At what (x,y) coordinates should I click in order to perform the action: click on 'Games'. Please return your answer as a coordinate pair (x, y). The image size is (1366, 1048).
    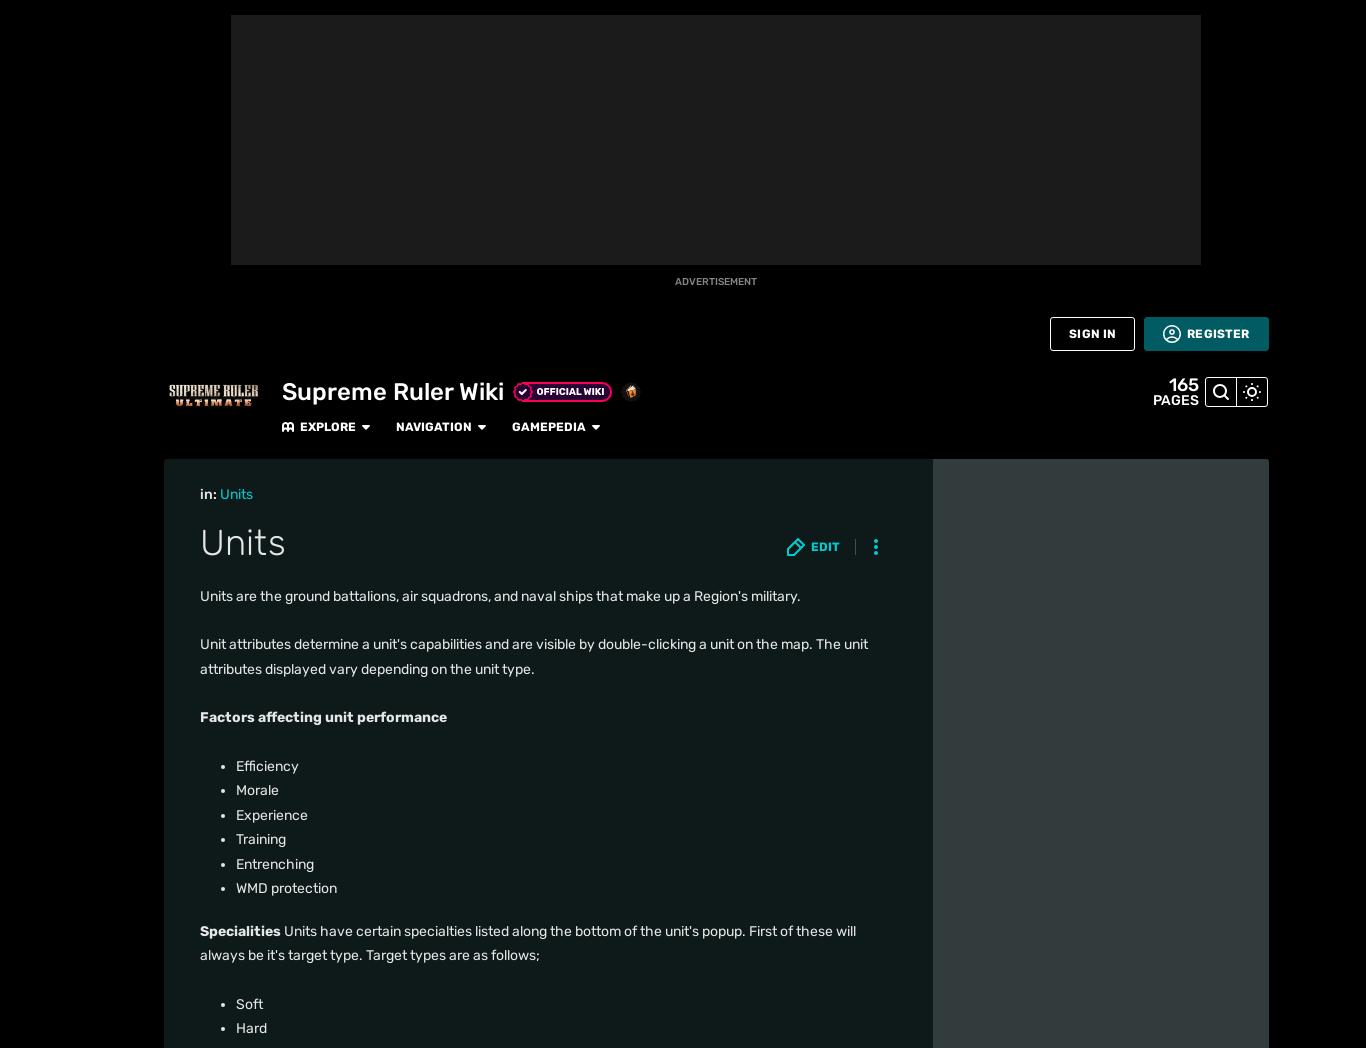
    Looking at the image, I should click on (32, 286).